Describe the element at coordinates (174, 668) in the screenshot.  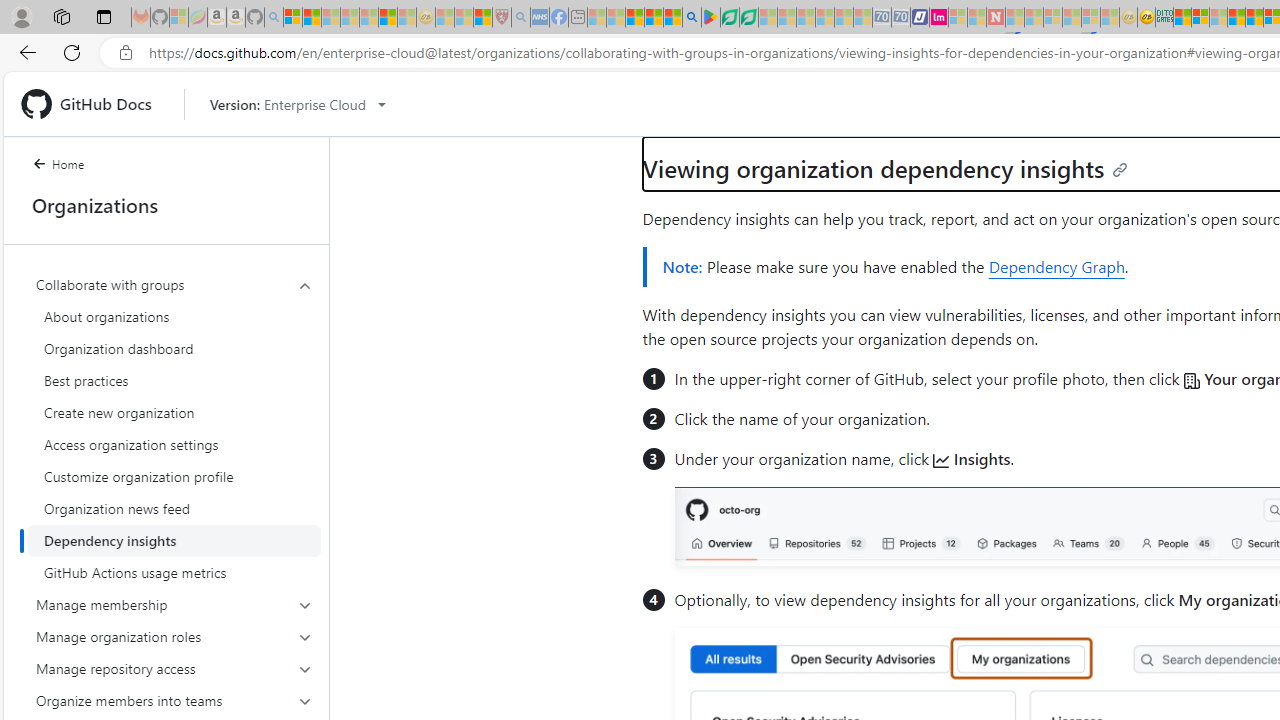
I see `'Manage repository access'` at that location.